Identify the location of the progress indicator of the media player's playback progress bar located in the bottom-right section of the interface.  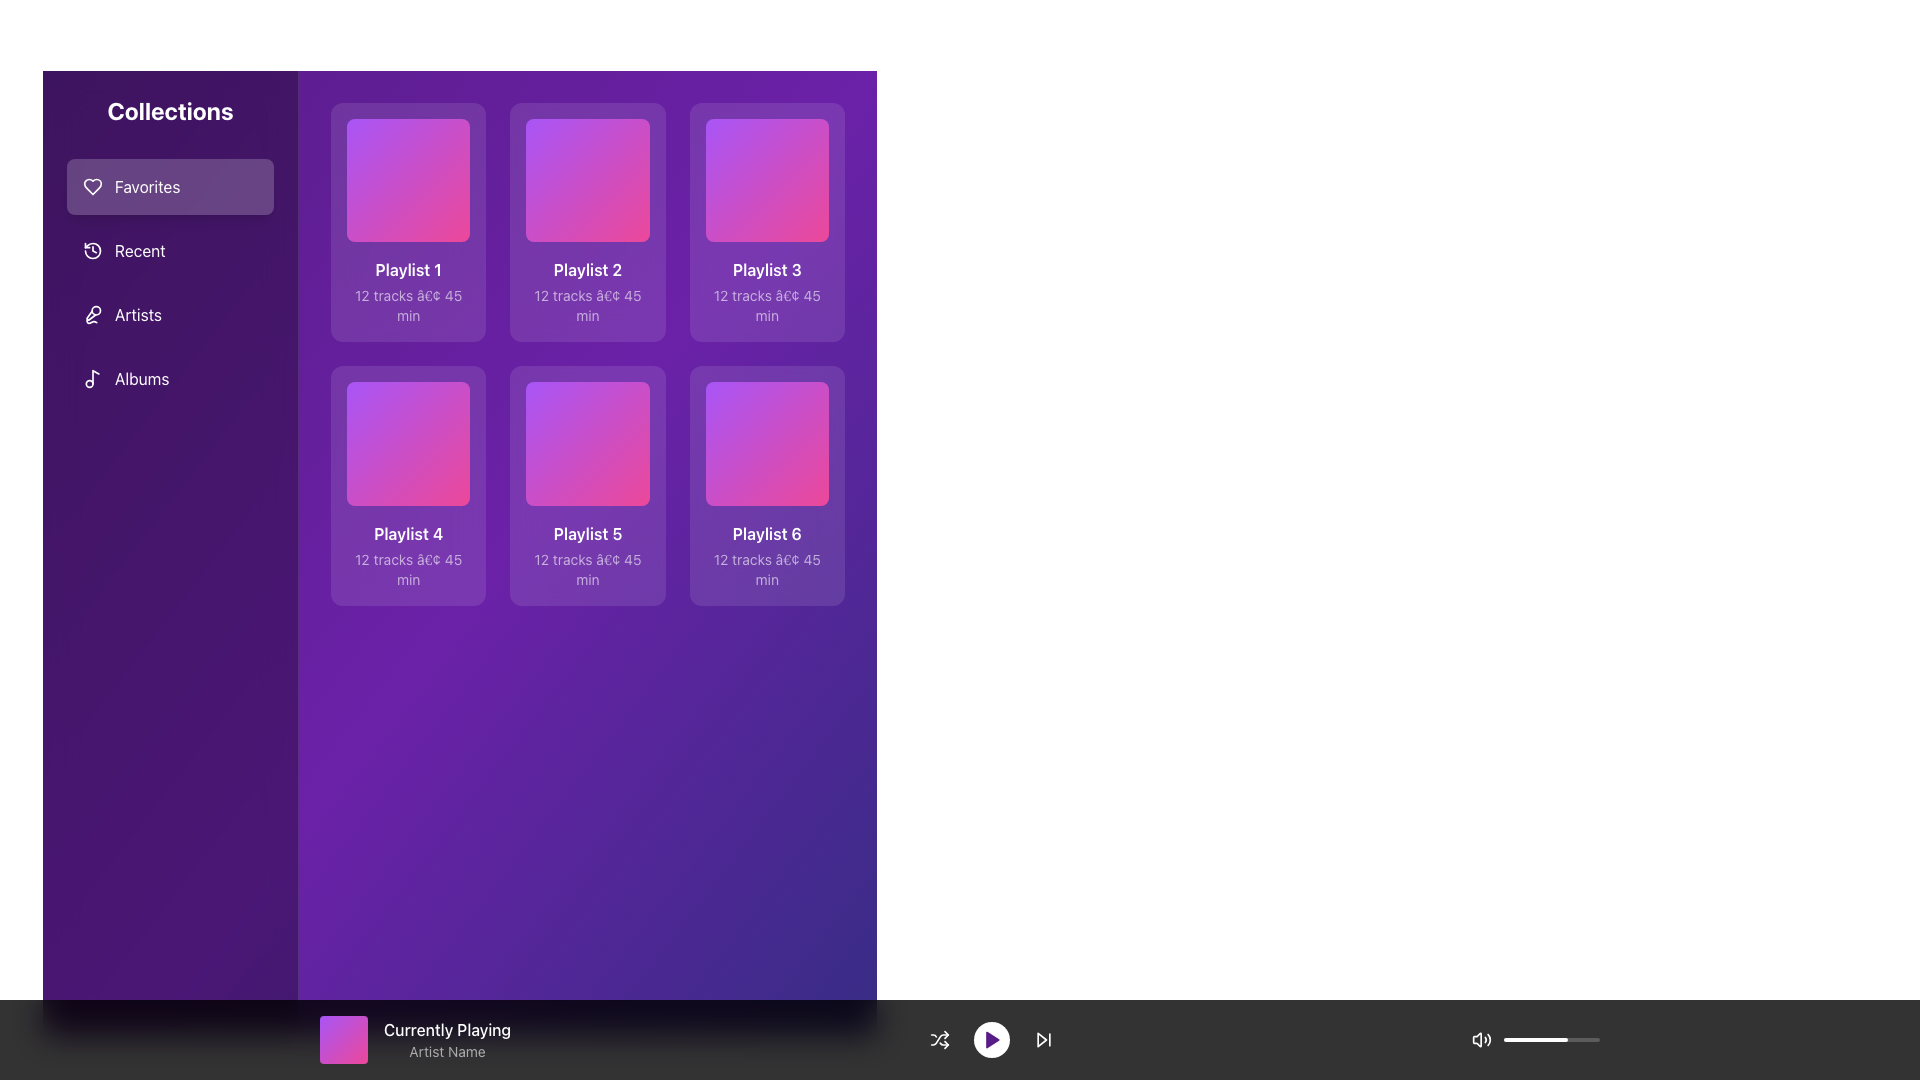
(1550, 1039).